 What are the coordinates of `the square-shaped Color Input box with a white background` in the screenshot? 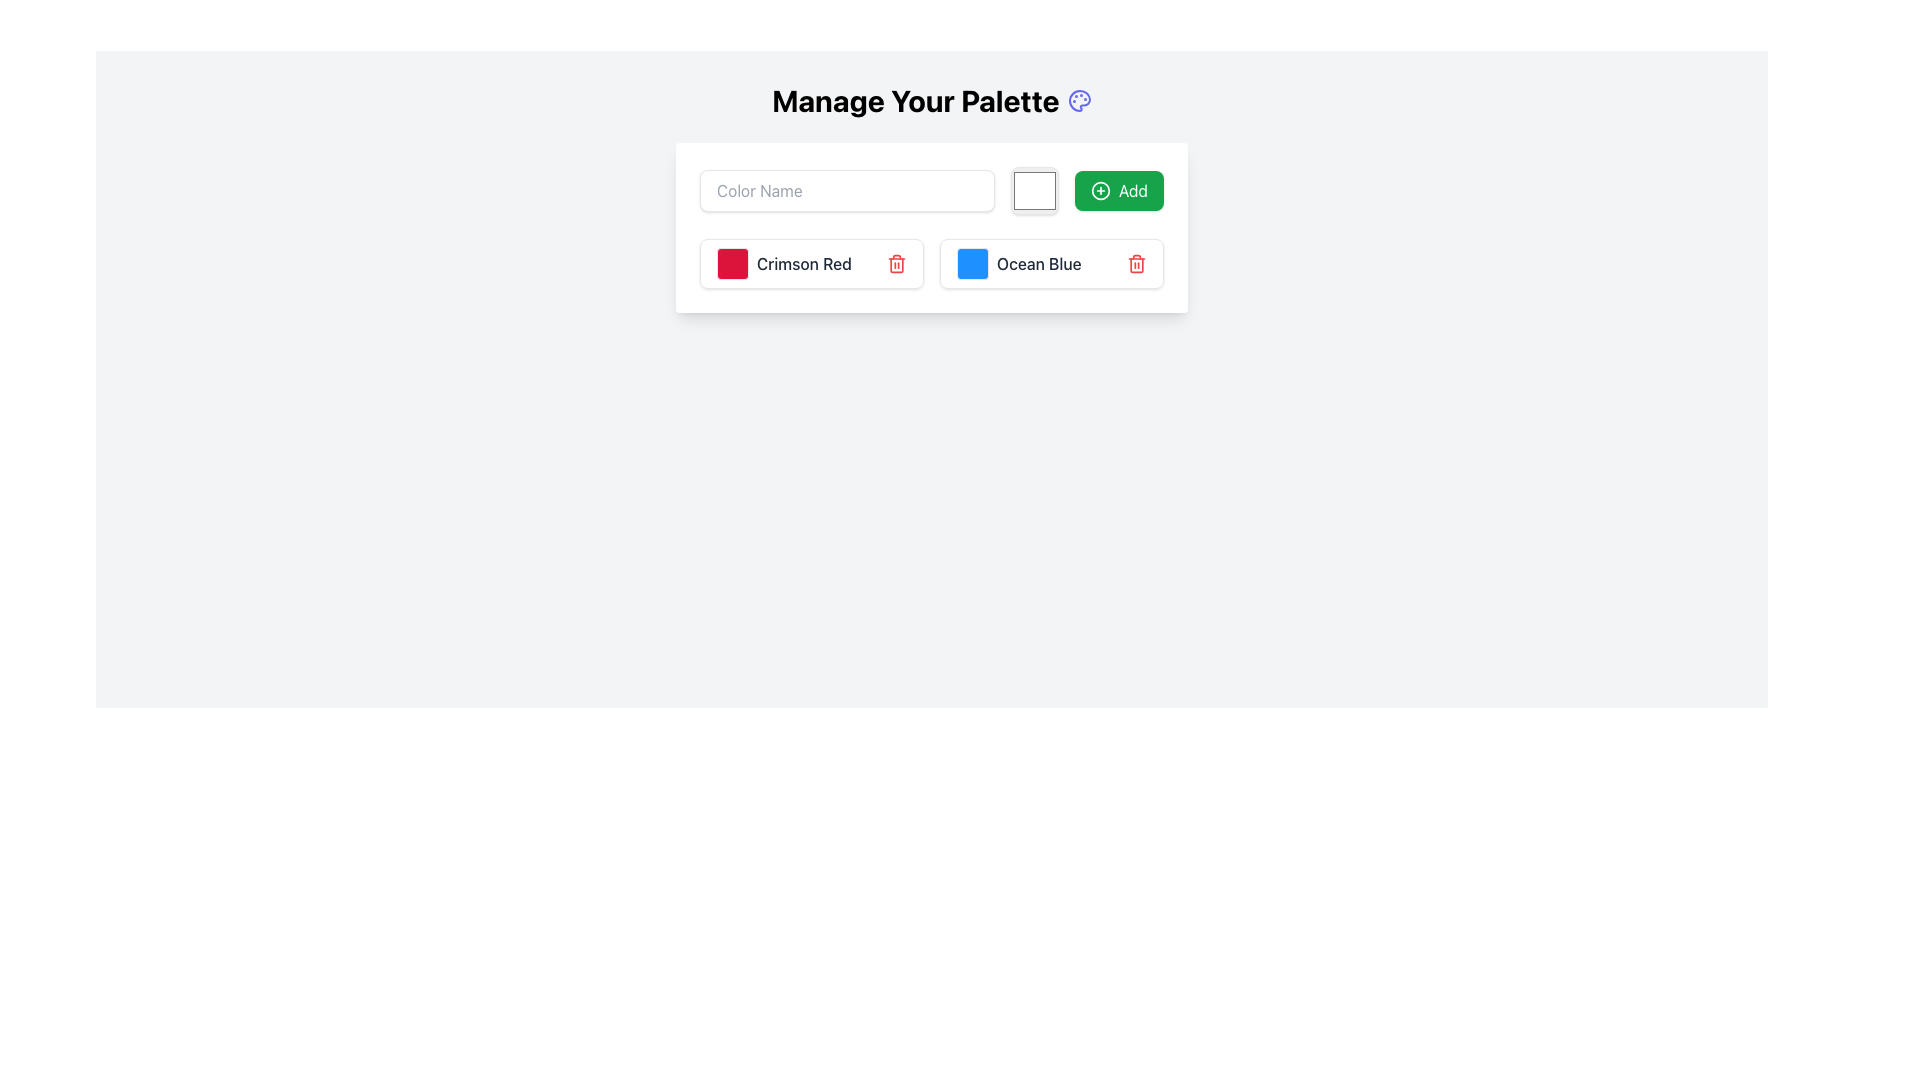 It's located at (1034, 191).